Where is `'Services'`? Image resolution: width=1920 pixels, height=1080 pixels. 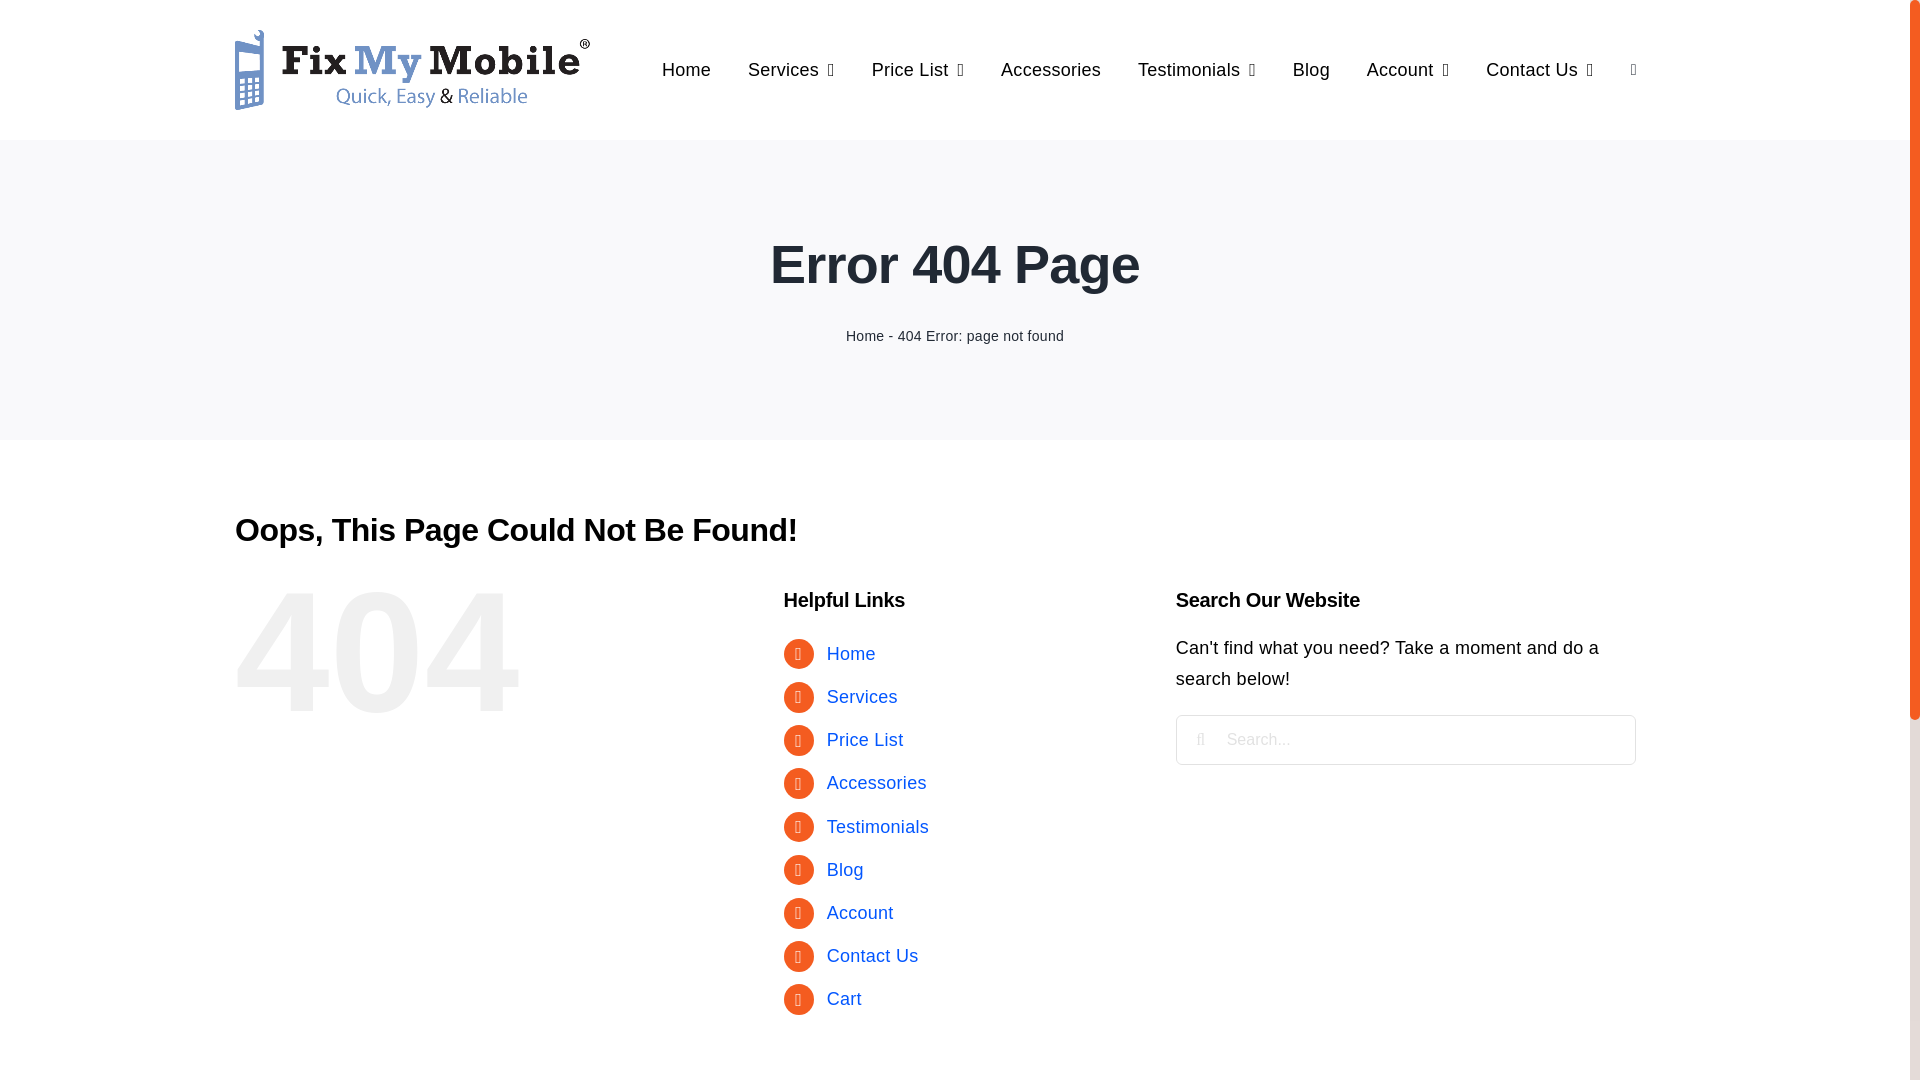
'Services' is located at coordinates (862, 696).